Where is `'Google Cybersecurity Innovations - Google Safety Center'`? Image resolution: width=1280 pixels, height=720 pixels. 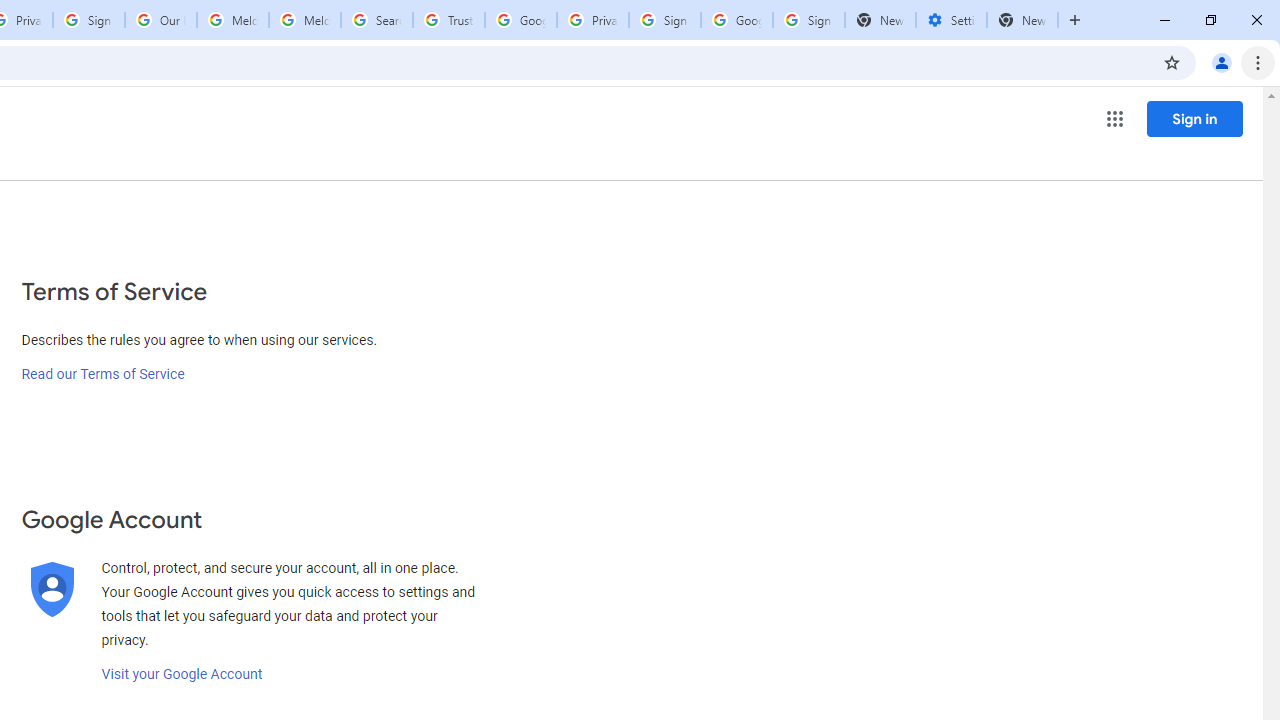
'Google Cybersecurity Innovations - Google Safety Center' is located at coordinates (736, 20).